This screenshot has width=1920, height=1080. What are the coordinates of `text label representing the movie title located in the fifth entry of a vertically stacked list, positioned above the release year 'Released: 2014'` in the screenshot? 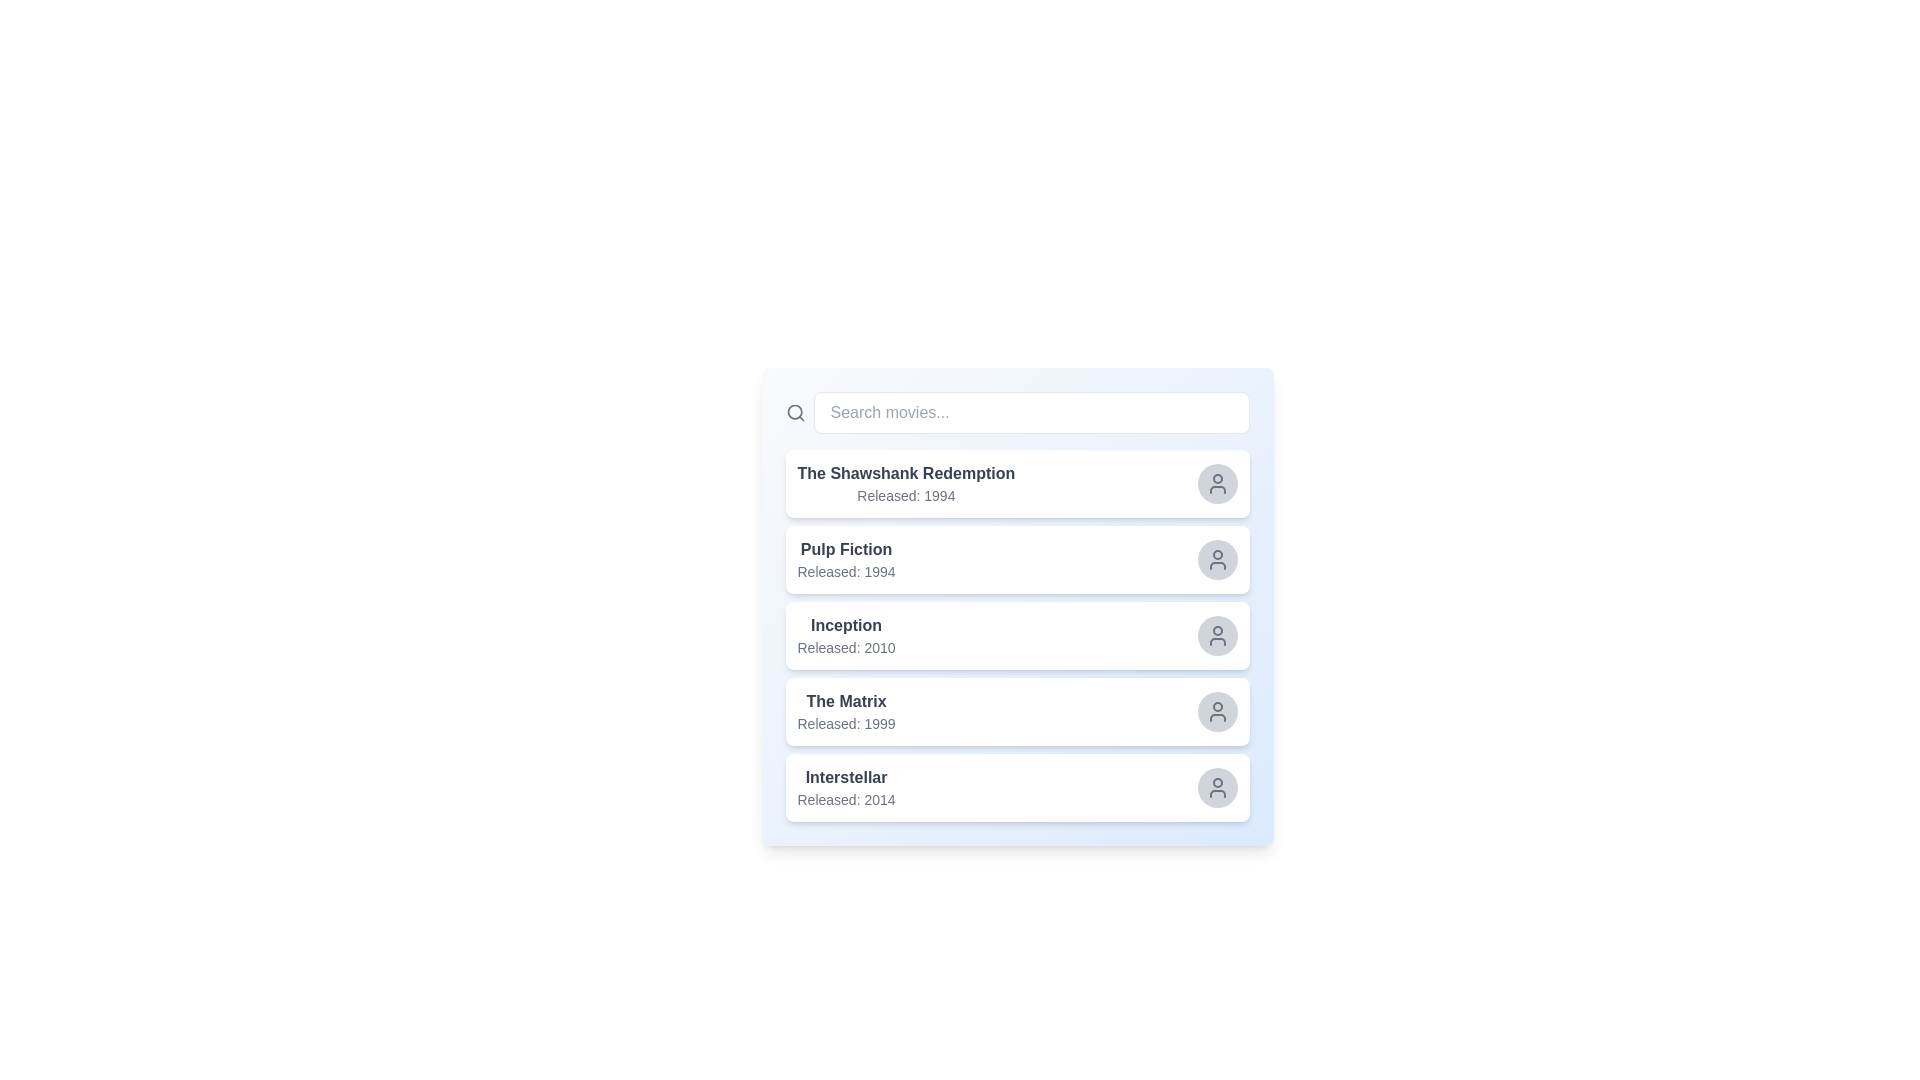 It's located at (846, 777).